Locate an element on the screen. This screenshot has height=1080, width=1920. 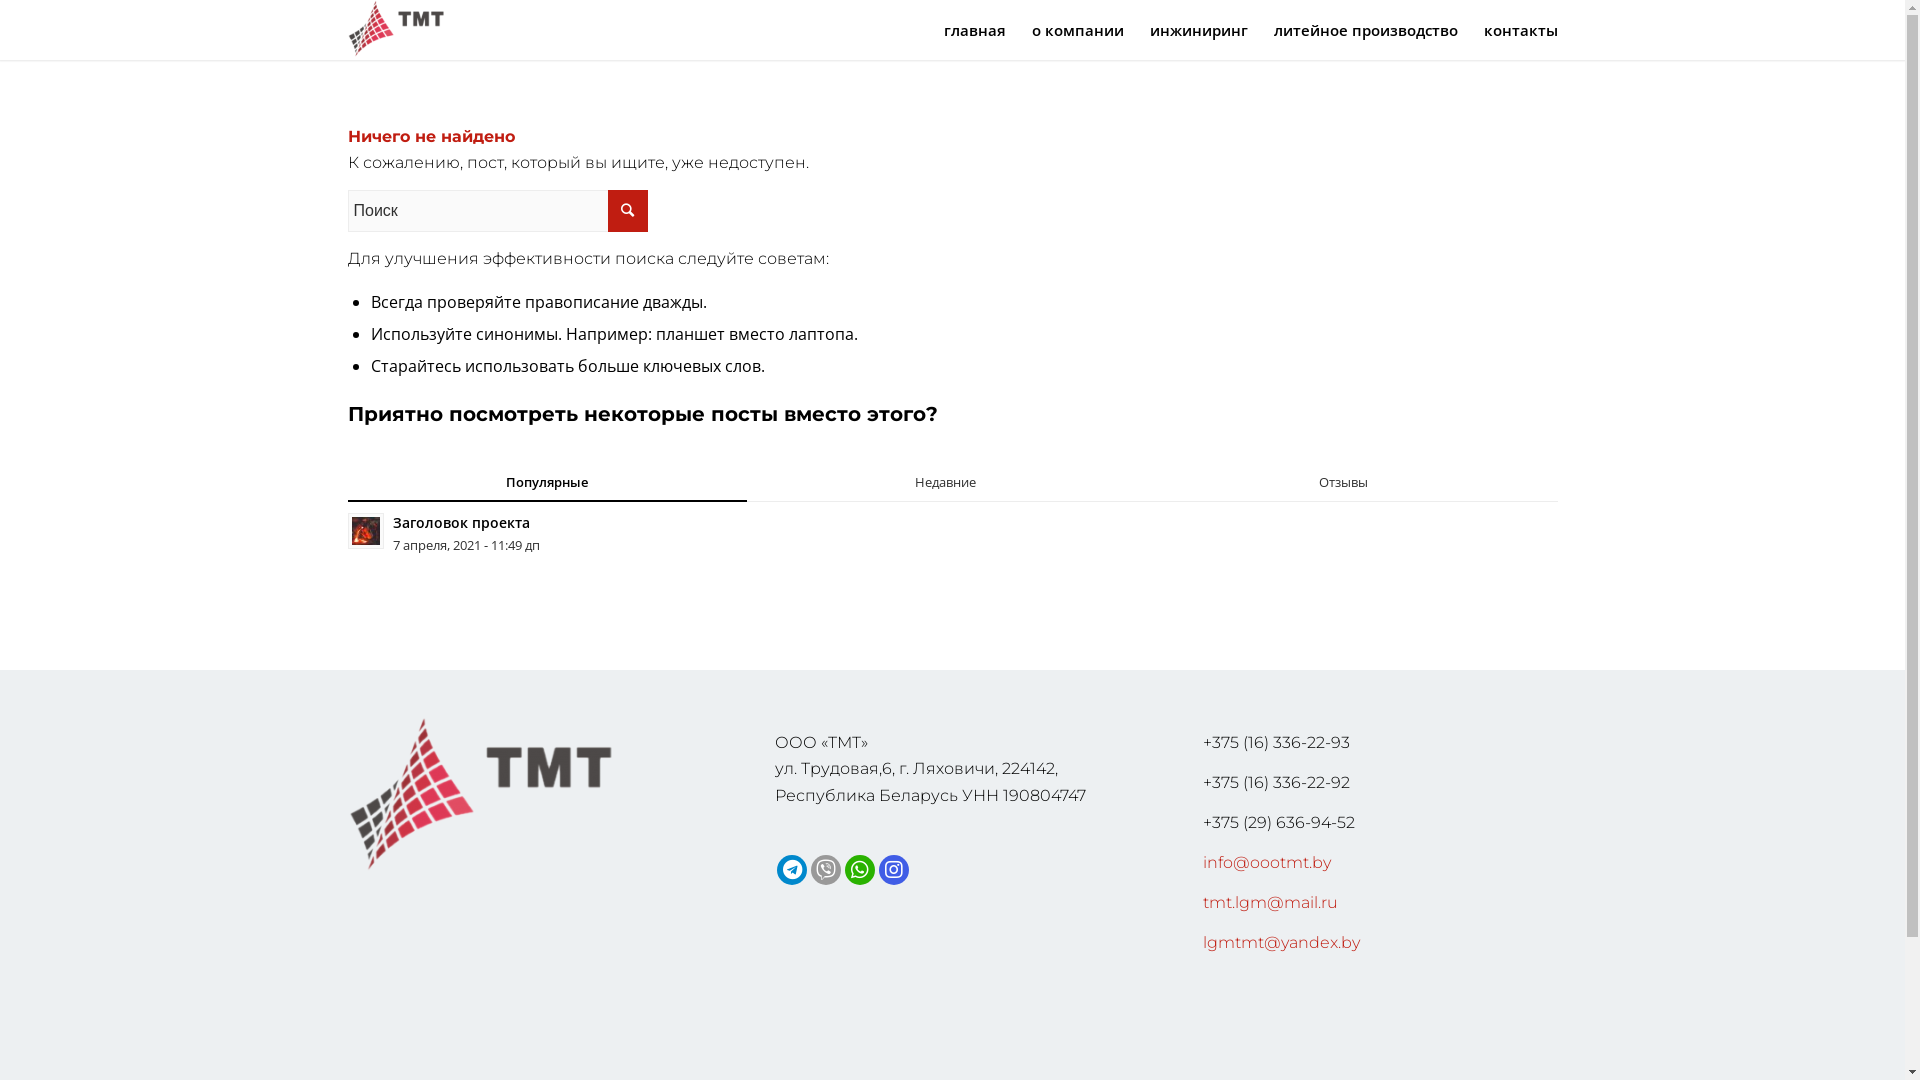
'Viber' is located at coordinates (811, 869).